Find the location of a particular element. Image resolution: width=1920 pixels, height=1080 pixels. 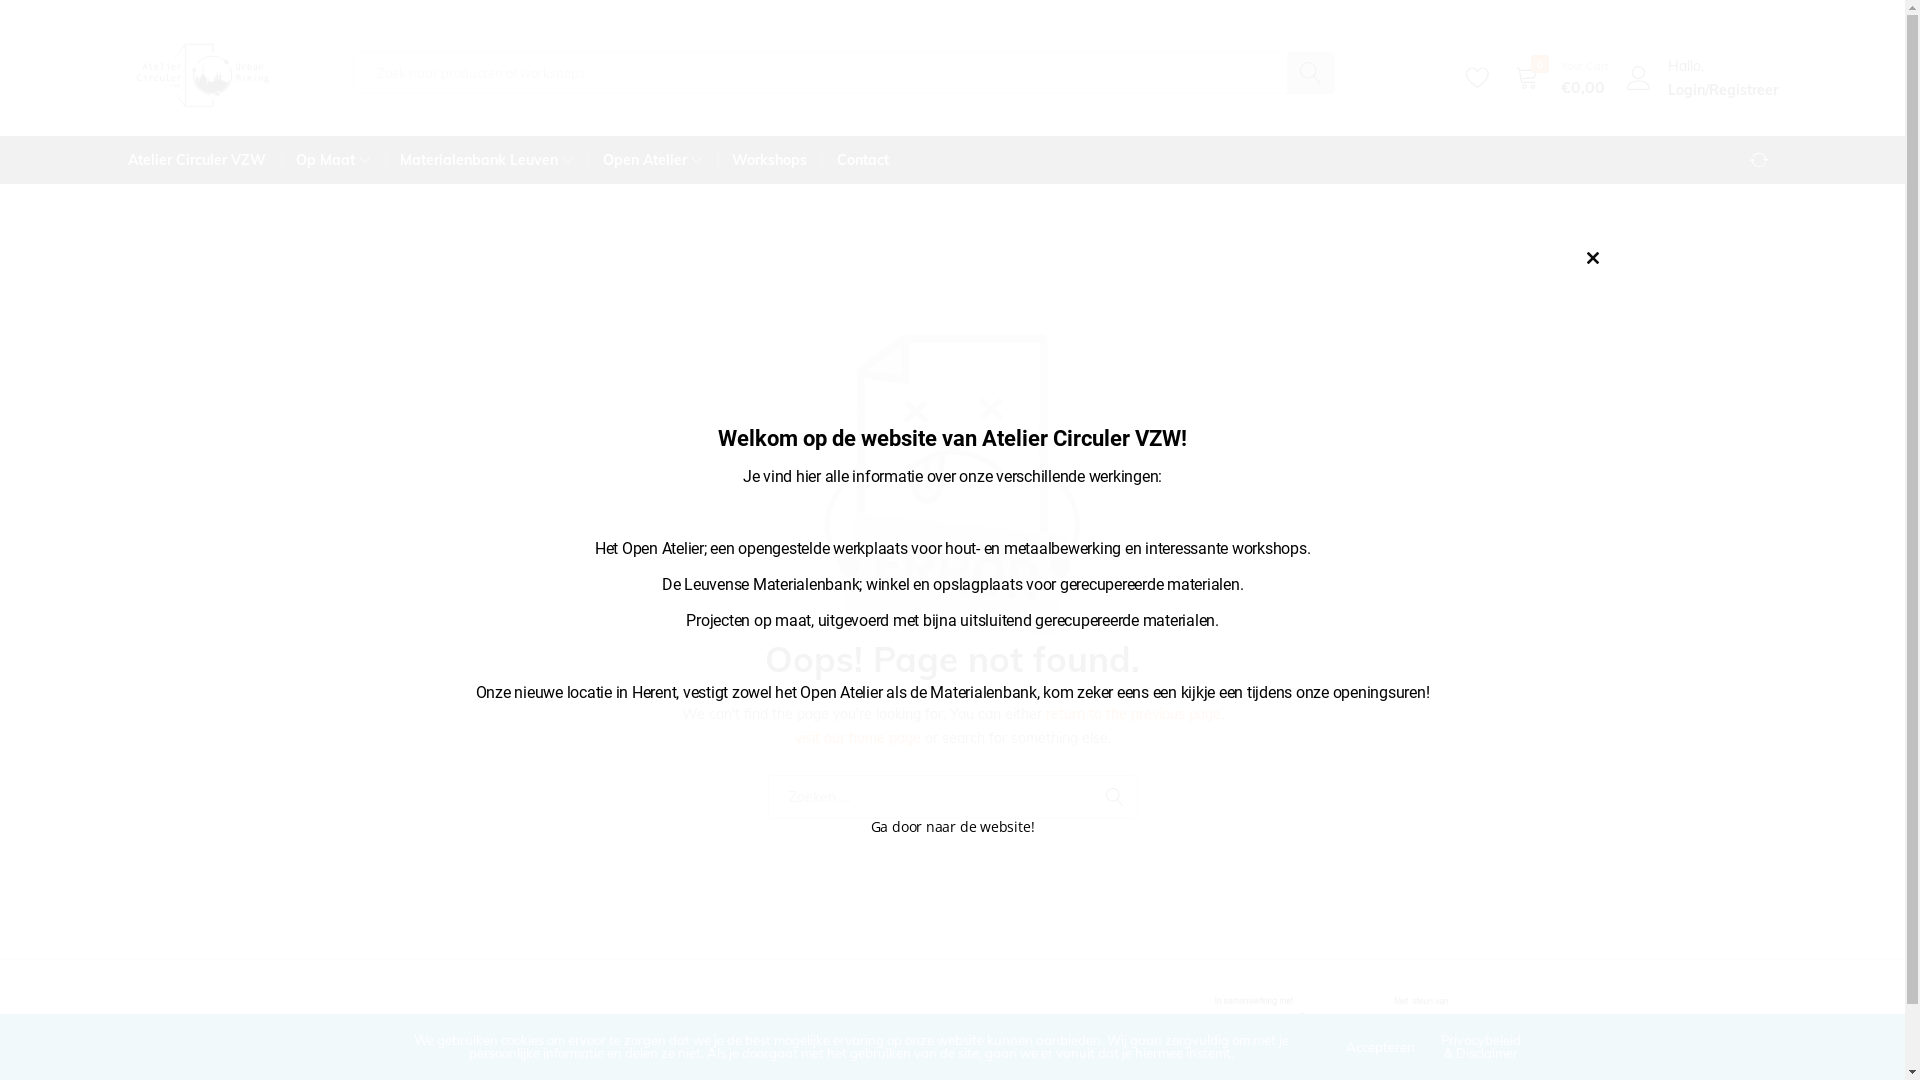

'Ga door naar de website!' is located at coordinates (870, 826).